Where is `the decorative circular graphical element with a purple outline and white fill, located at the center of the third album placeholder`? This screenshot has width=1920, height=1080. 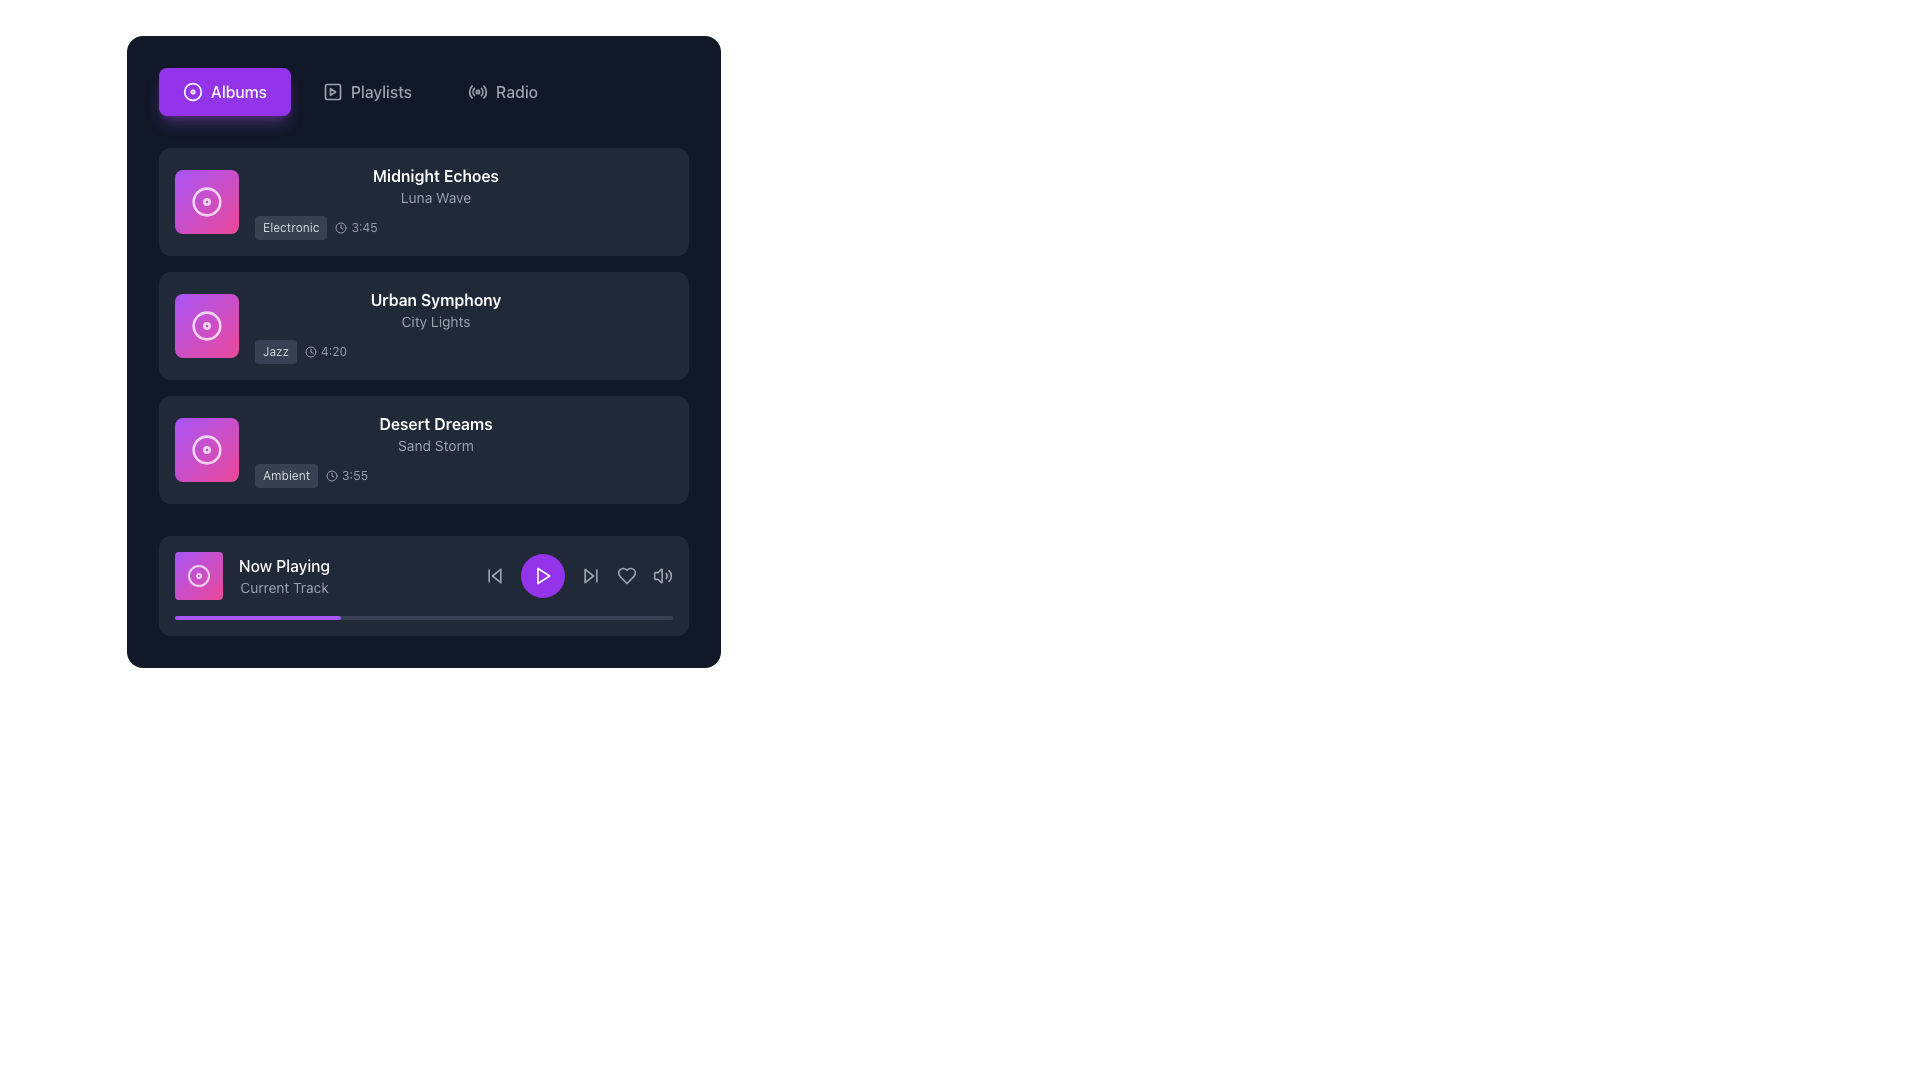 the decorative circular graphical element with a purple outline and white fill, located at the center of the third album placeholder is located at coordinates (206, 450).